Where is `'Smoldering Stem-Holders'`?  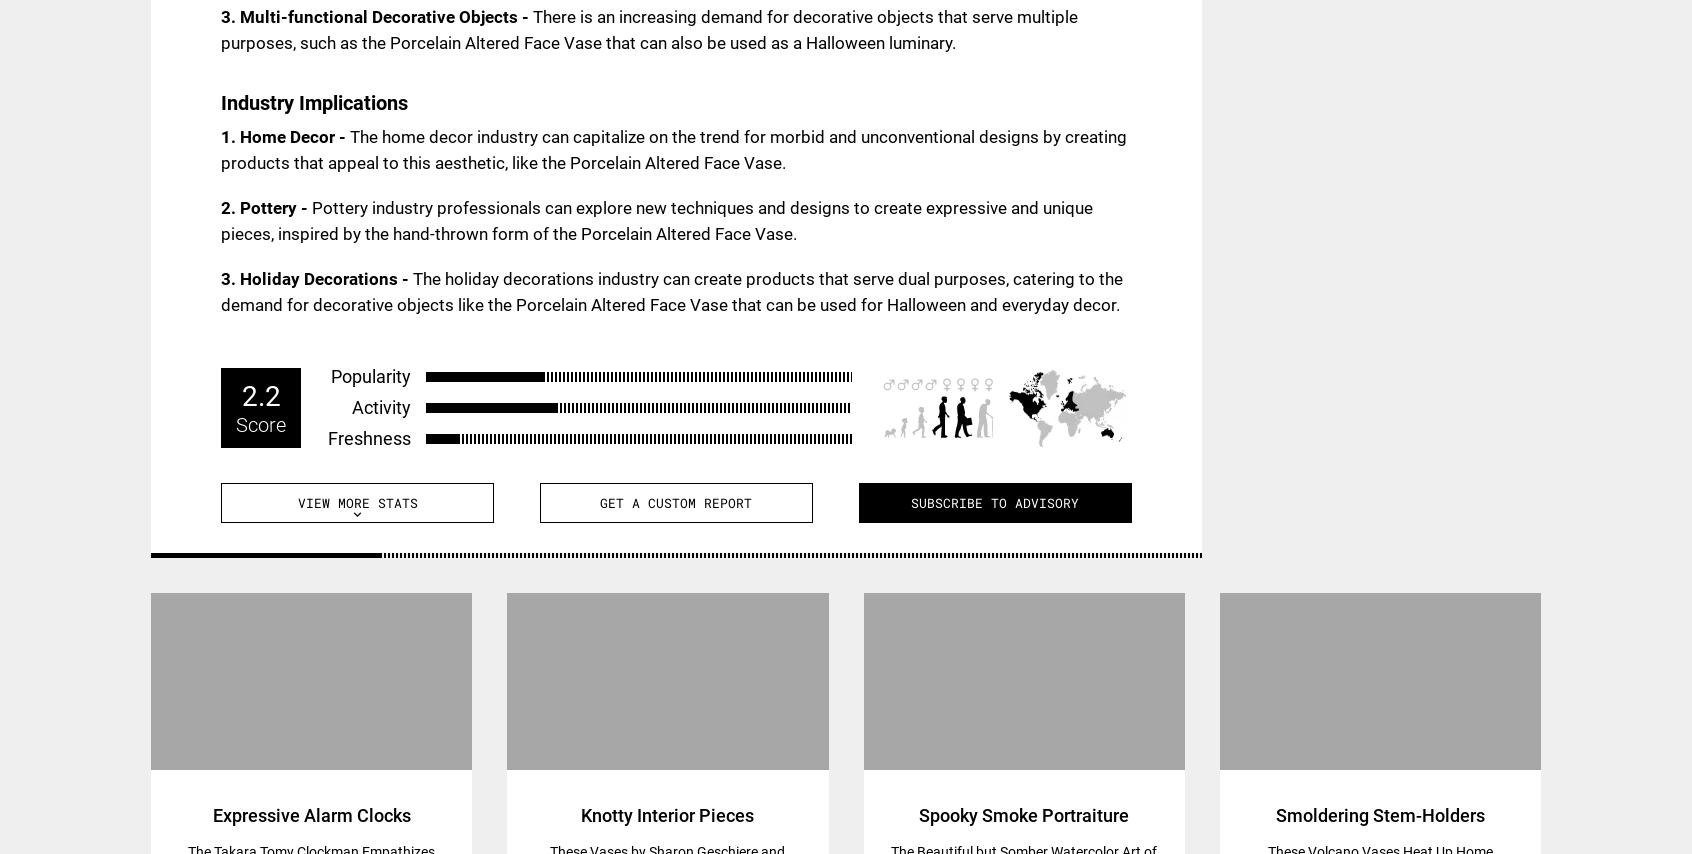 'Smoldering Stem-Holders' is located at coordinates (1379, 813).